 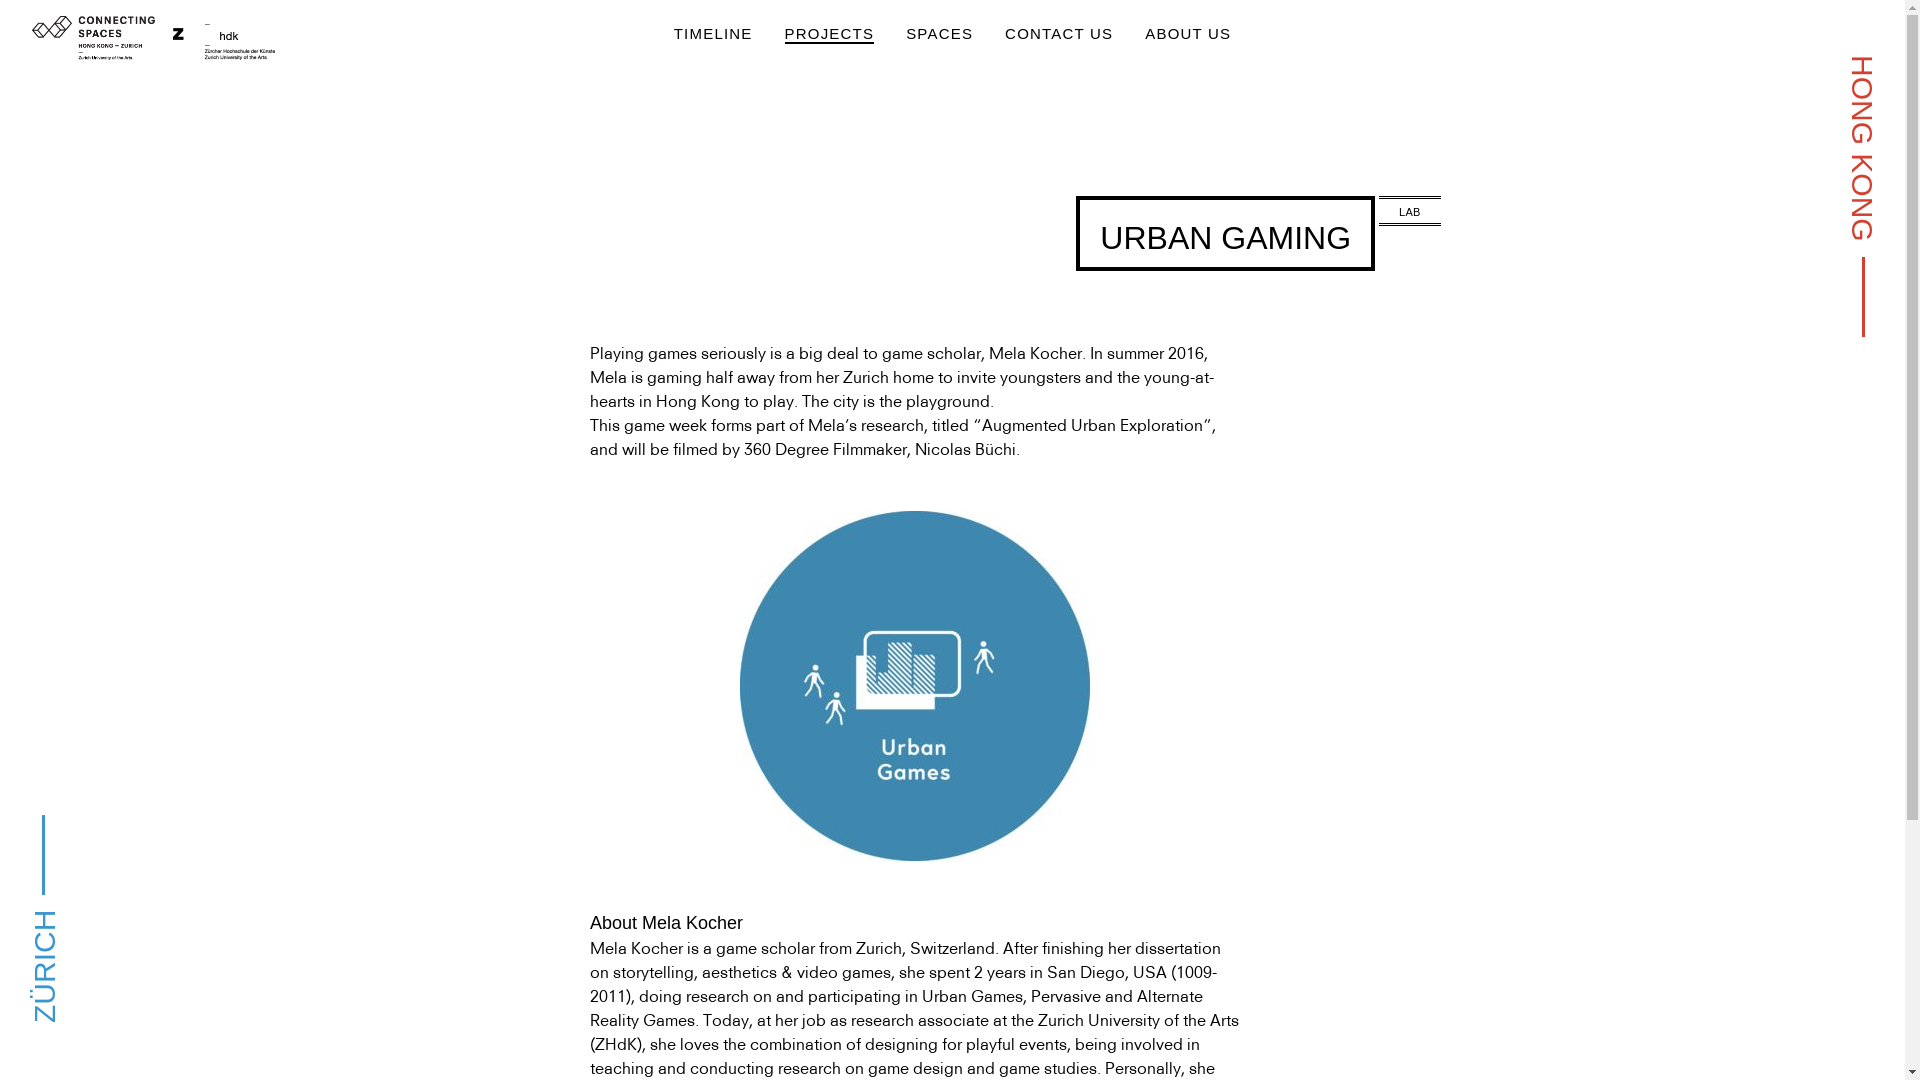 What do you see at coordinates (938, 34) in the screenshot?
I see `'SPACES'` at bounding box center [938, 34].